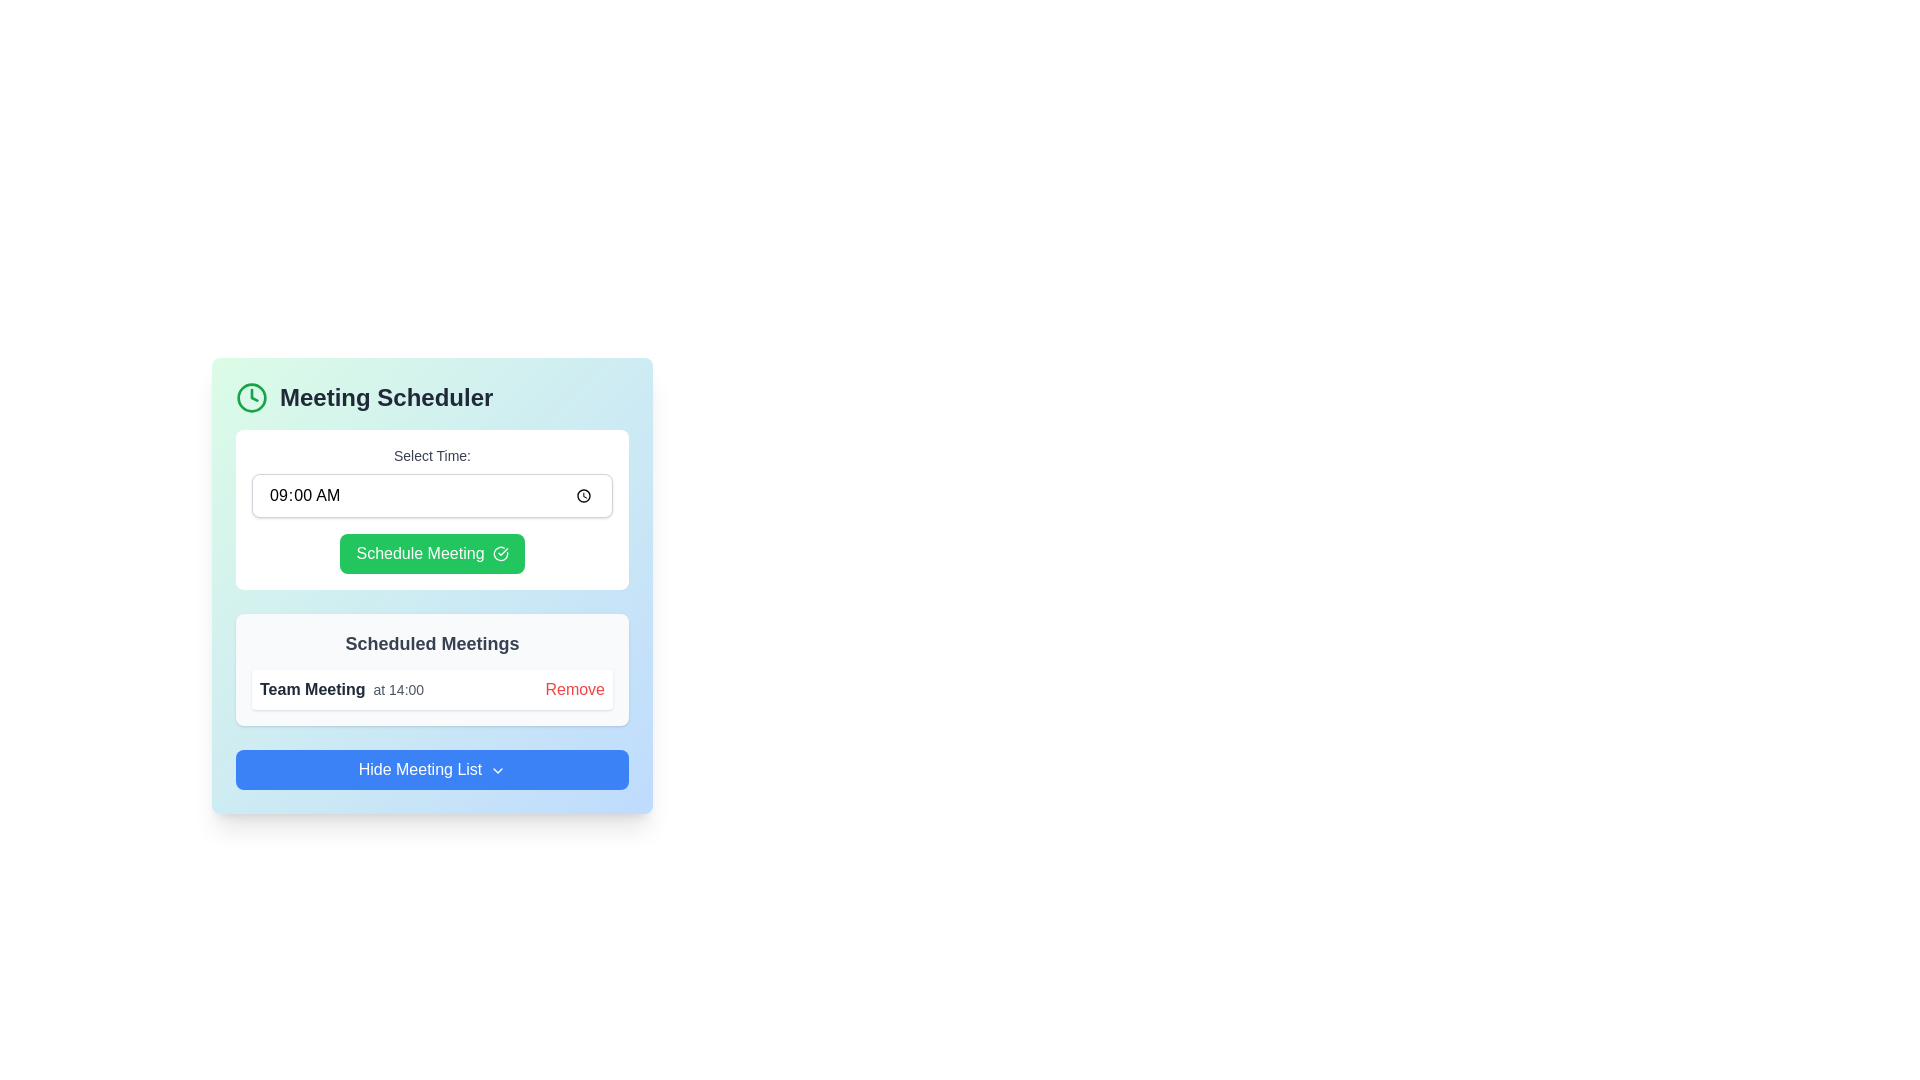  I want to click on the hollow circular element located at the center of the clock icon within the SVG image, positioned to the left of the 'Meeting Scheduler' heading, so click(251, 397).